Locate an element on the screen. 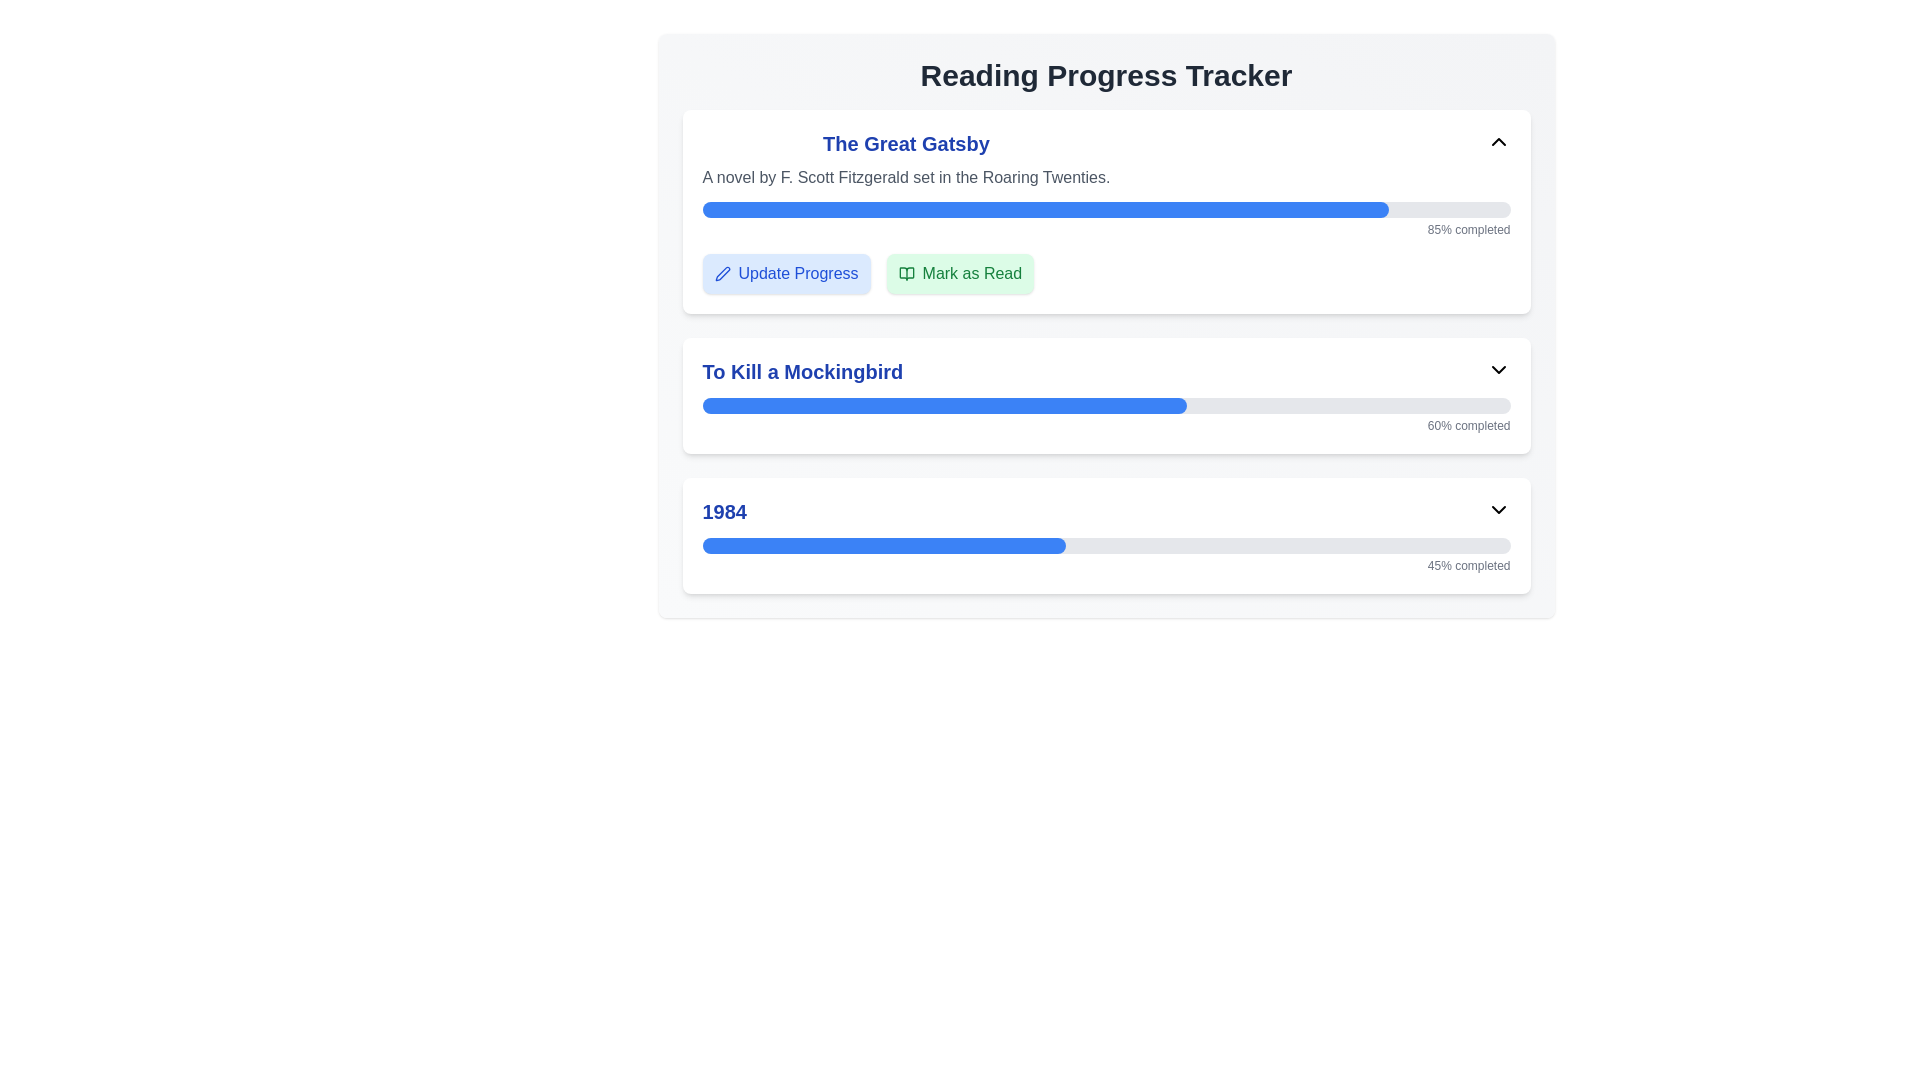  the progress bar representing the reading progress of 'To Kill a Mockingbird', which is located below the title and dropdown arrow, and spans the width of the section is located at coordinates (1105, 415).